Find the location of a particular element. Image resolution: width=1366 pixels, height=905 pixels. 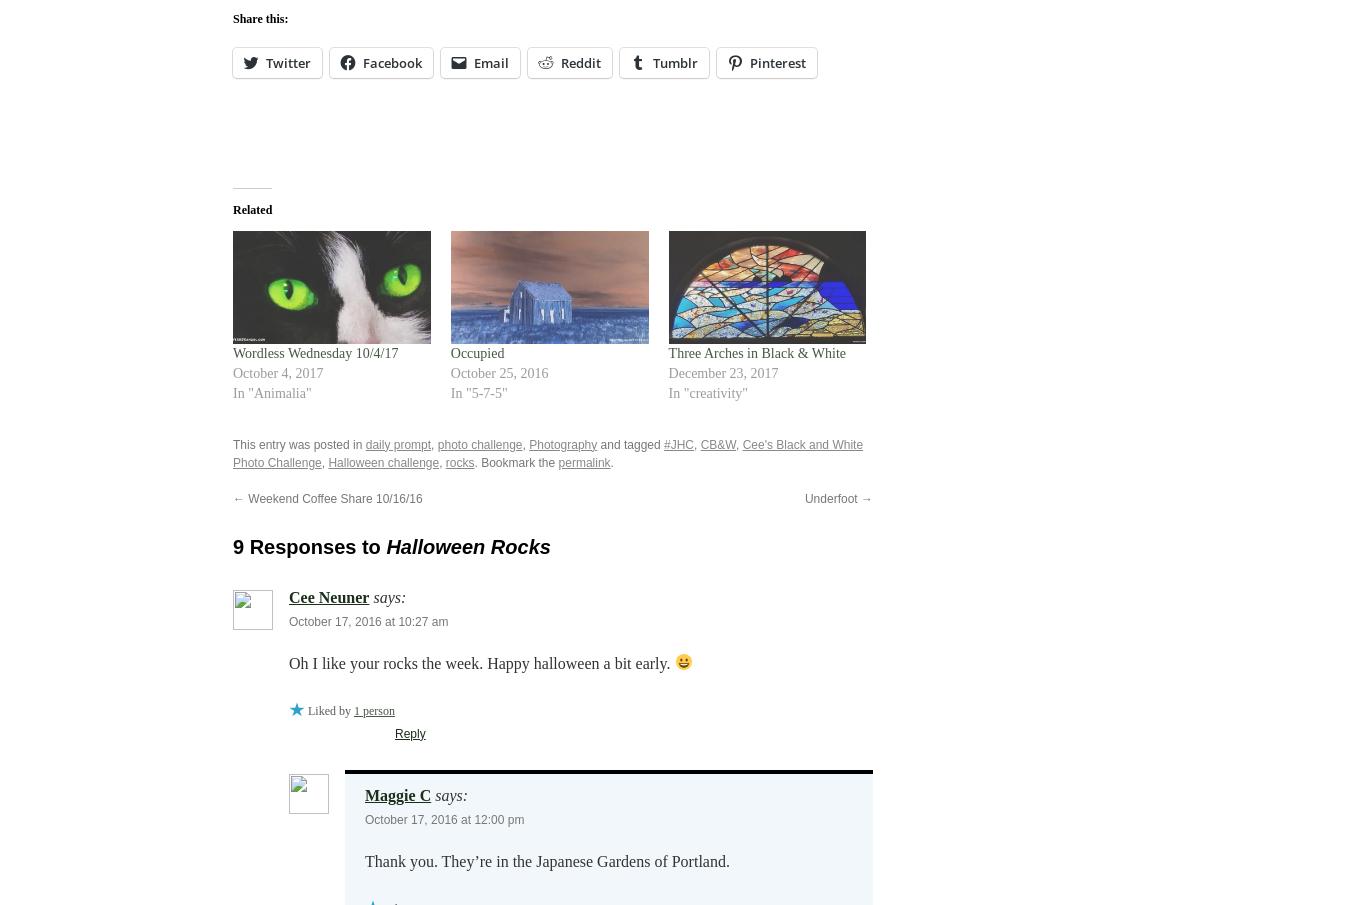

'Underfoot' is located at coordinates (831, 498).